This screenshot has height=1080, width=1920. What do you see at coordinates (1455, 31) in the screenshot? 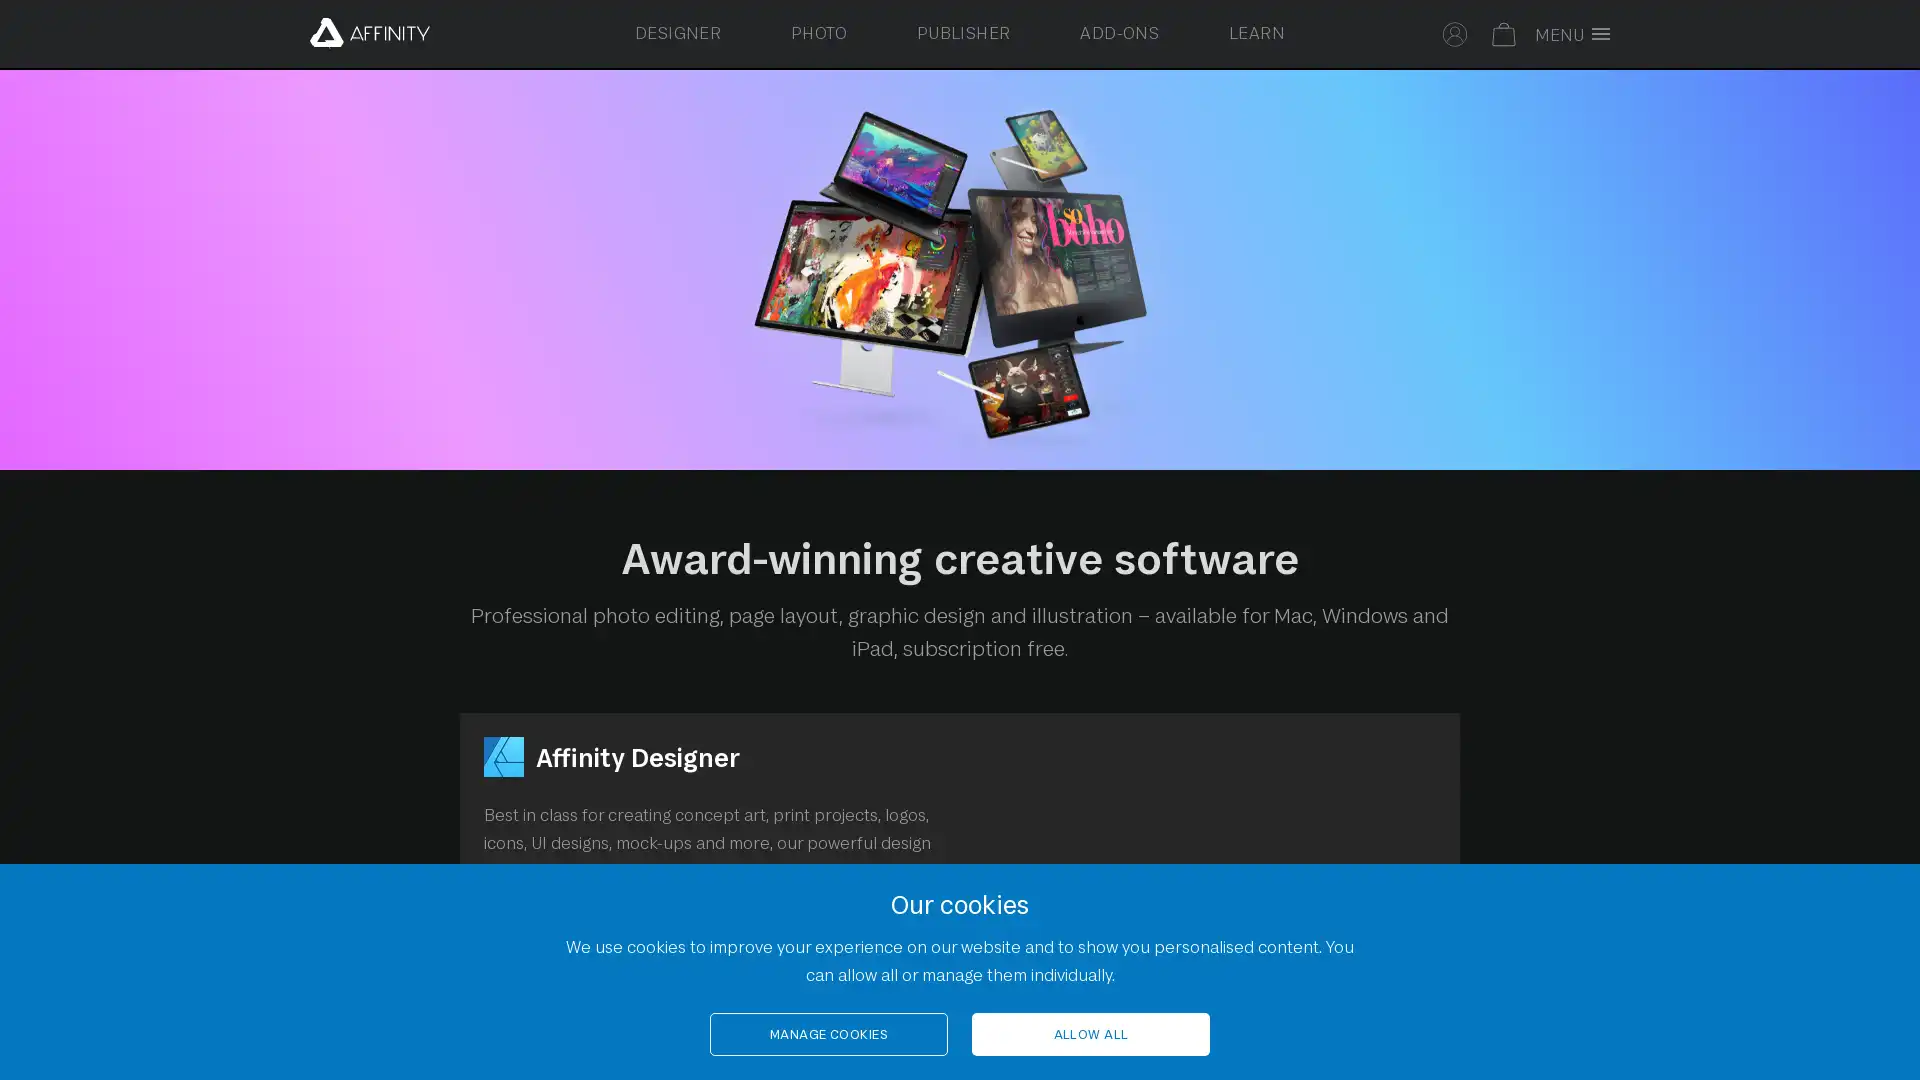
I see `Select to sign in to your Affinity account` at bounding box center [1455, 31].